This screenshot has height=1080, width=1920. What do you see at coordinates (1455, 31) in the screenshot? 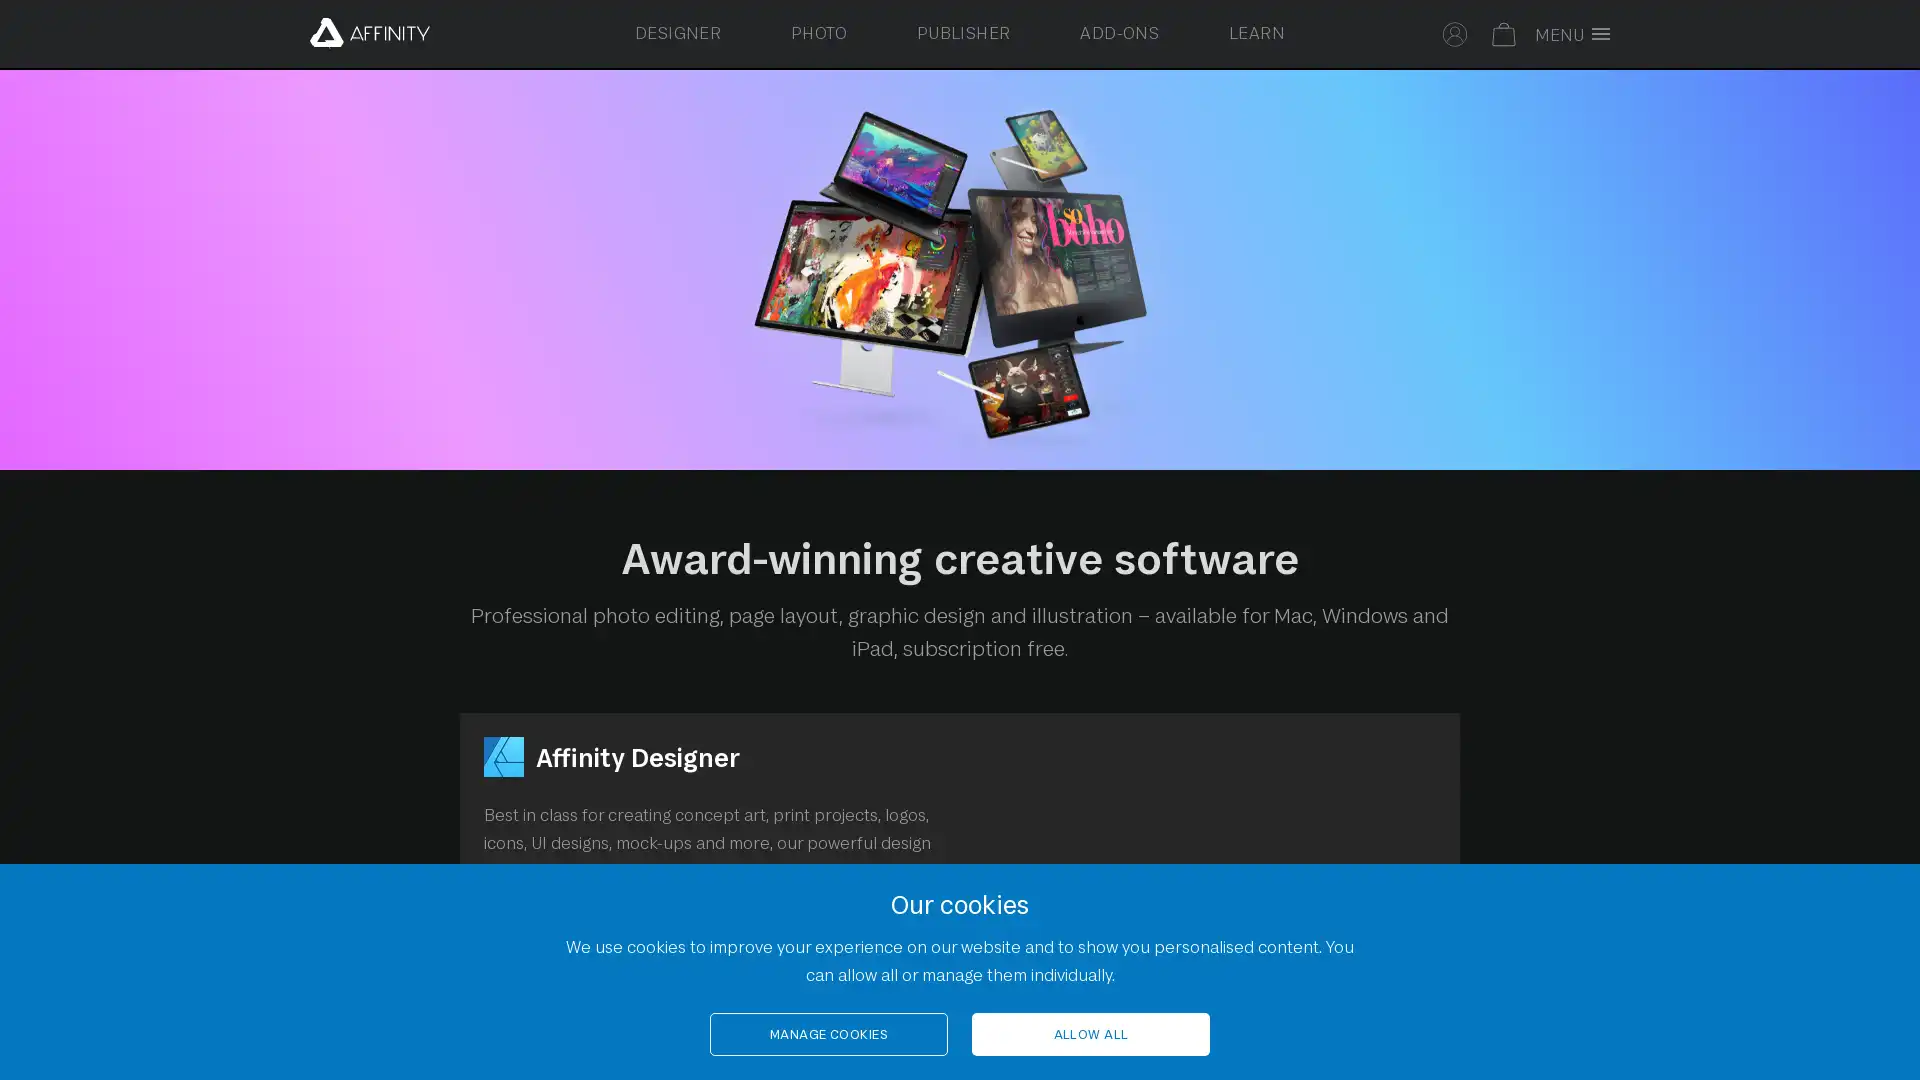
I see `Select to sign in to your Affinity account` at bounding box center [1455, 31].